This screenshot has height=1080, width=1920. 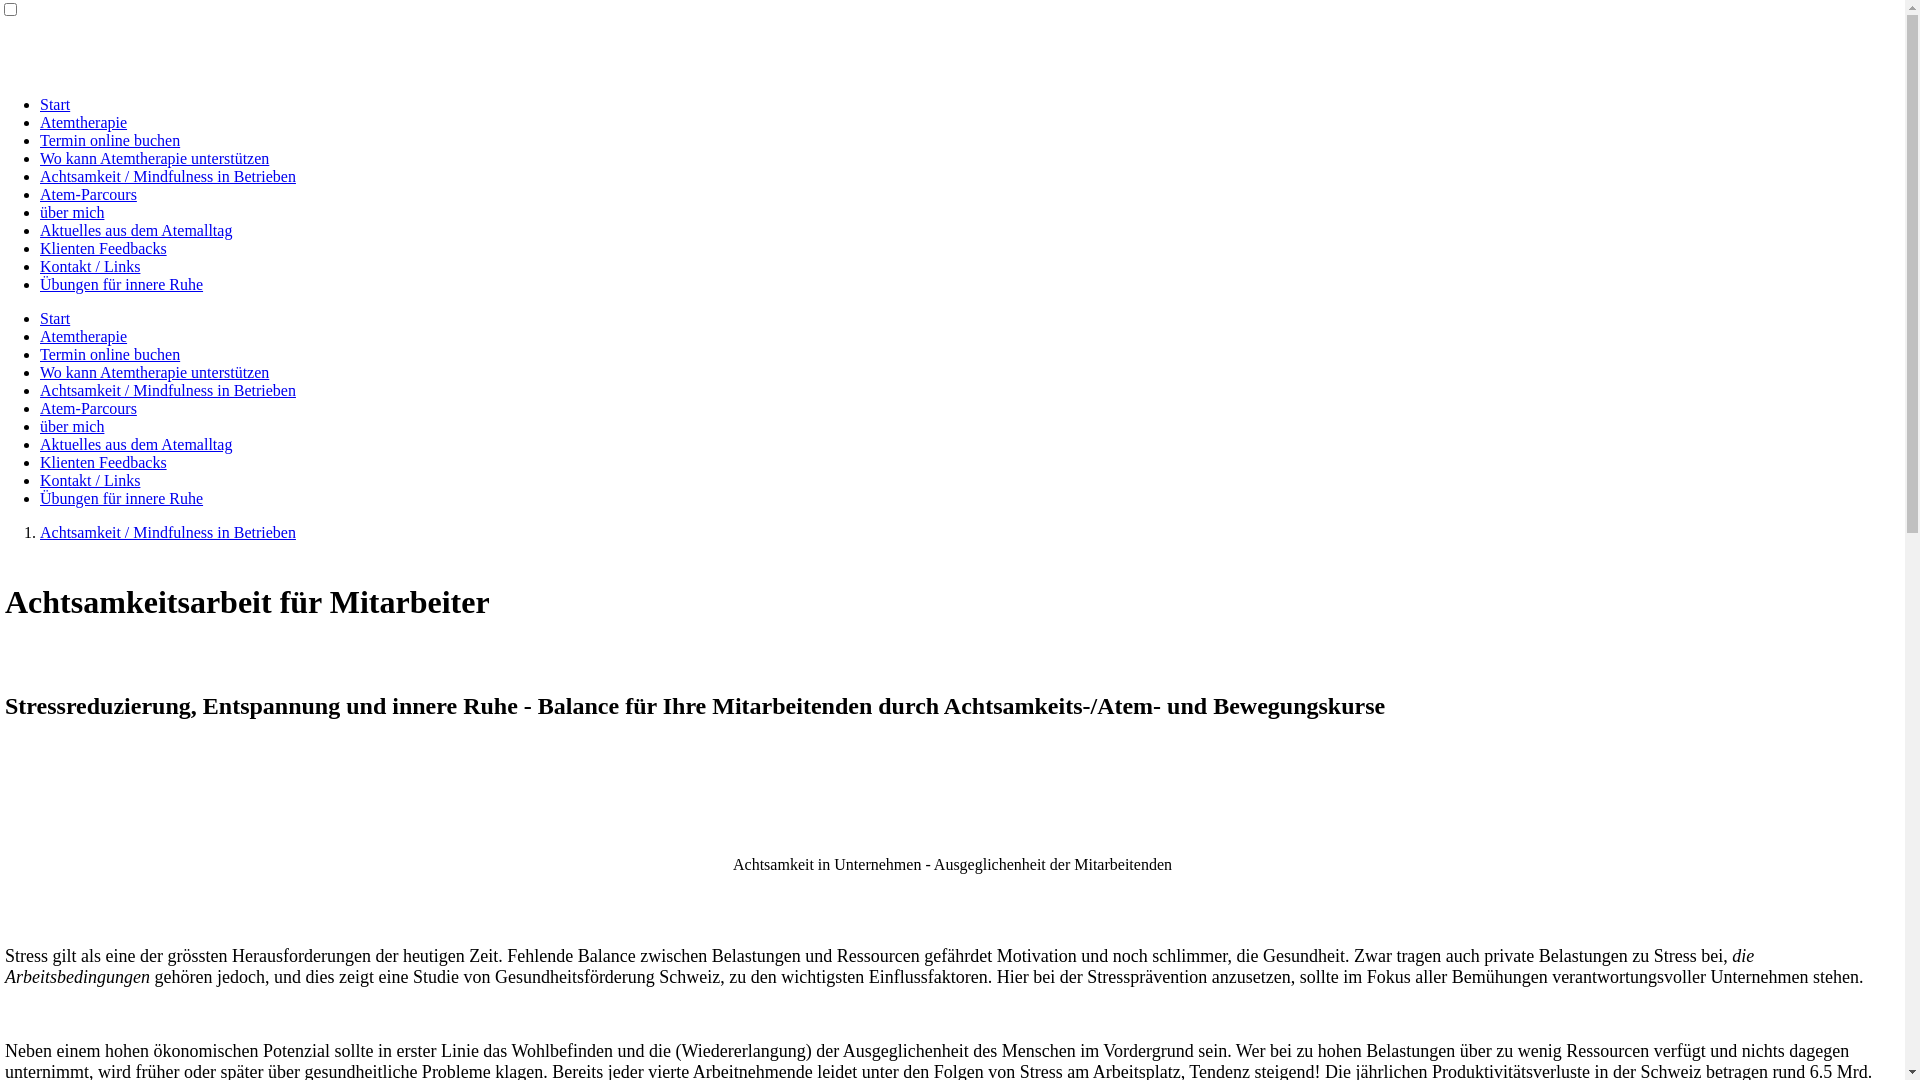 What do you see at coordinates (39, 317) in the screenshot?
I see `'Start'` at bounding box center [39, 317].